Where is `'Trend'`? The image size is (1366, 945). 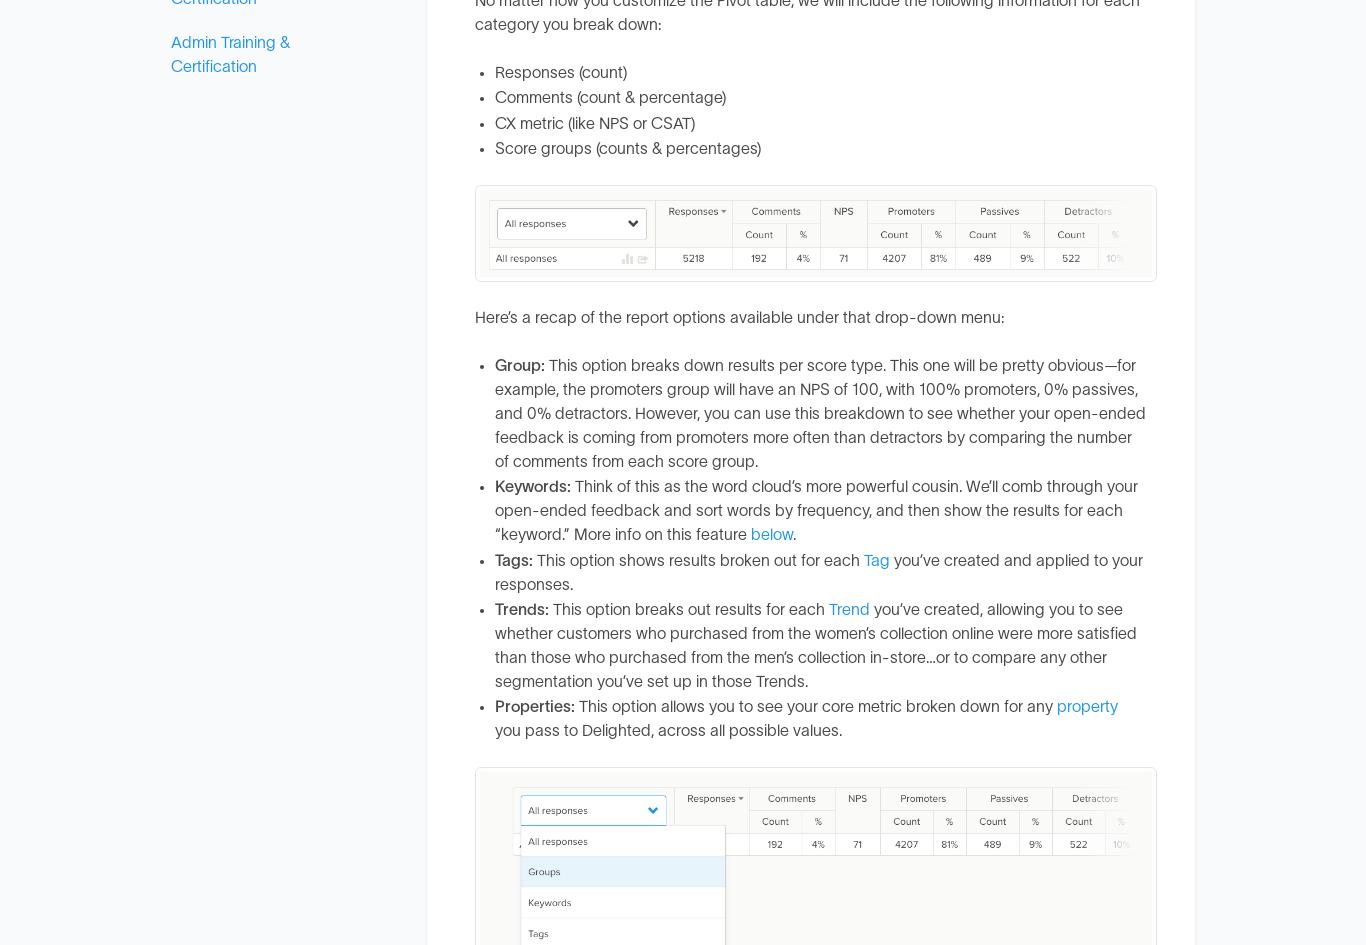
'Trend' is located at coordinates (848, 608).